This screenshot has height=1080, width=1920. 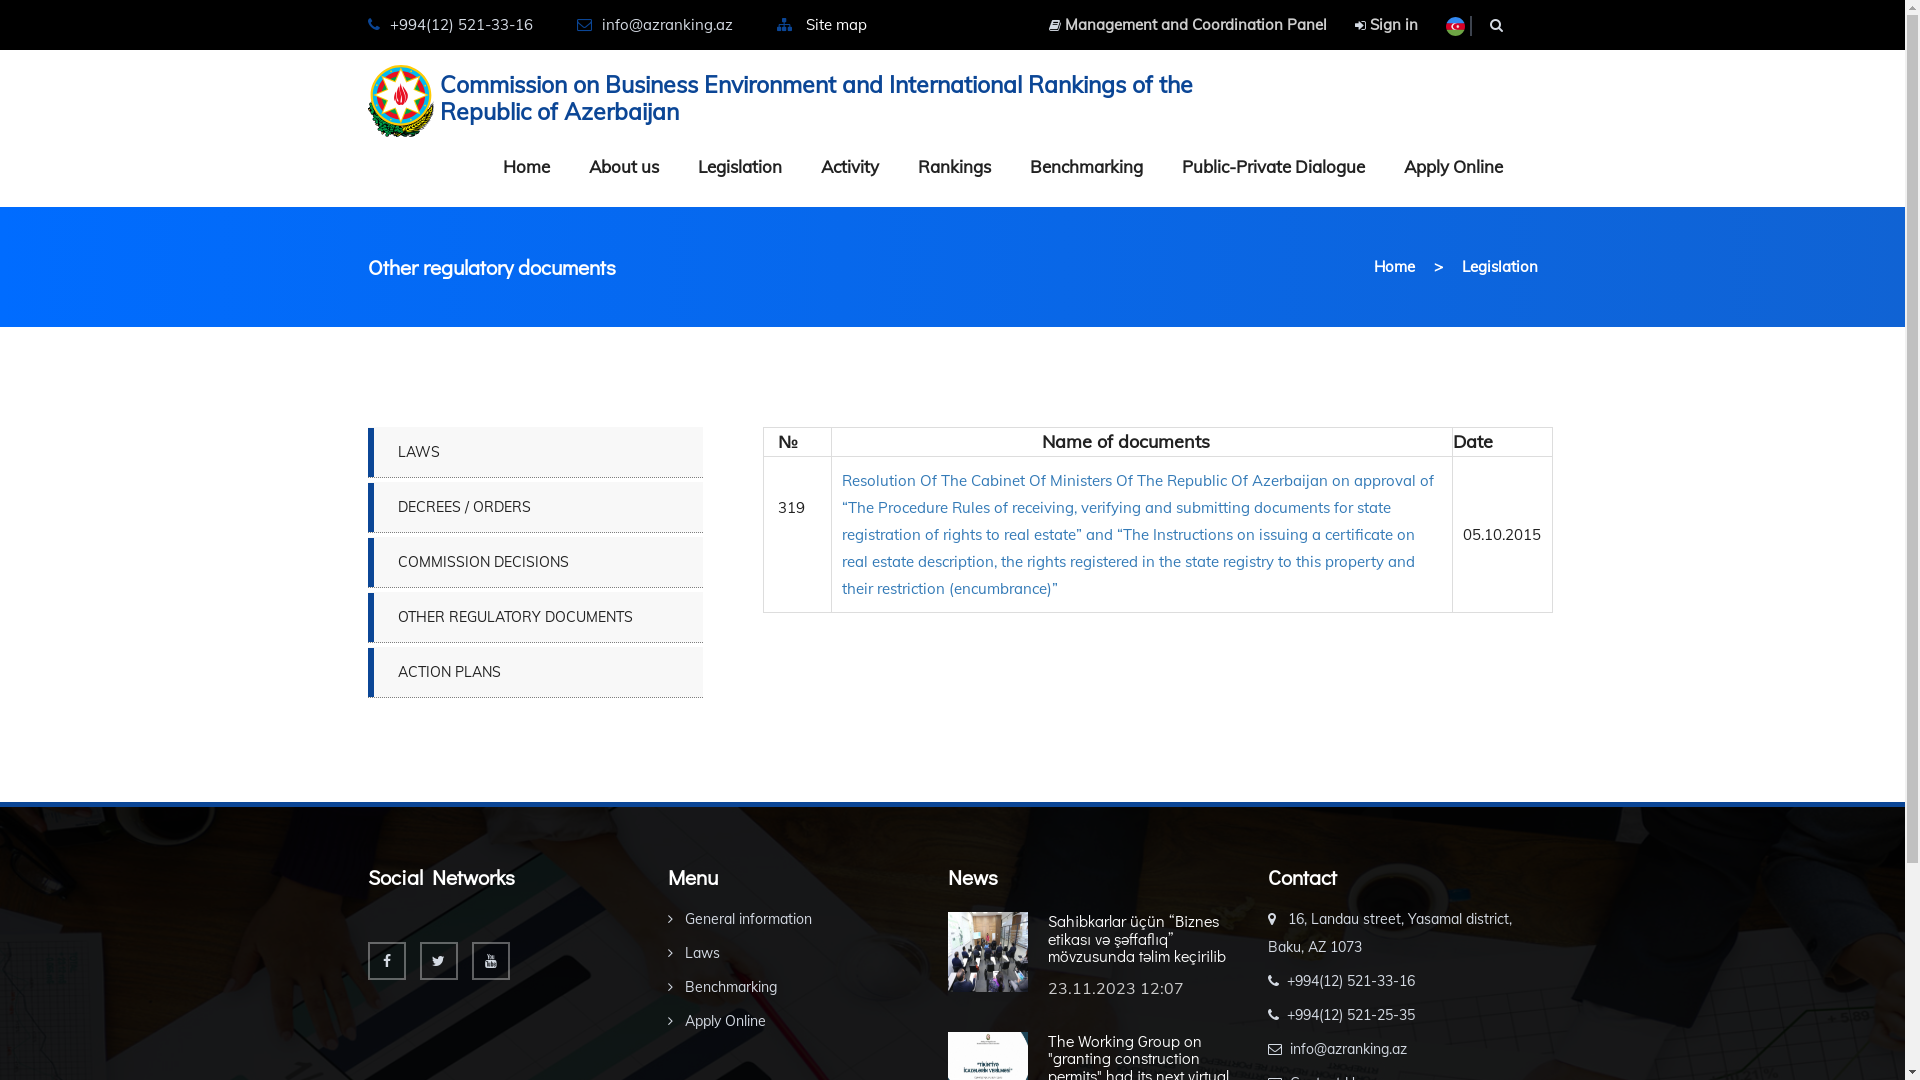 I want to click on 'Home', so click(x=1393, y=265).